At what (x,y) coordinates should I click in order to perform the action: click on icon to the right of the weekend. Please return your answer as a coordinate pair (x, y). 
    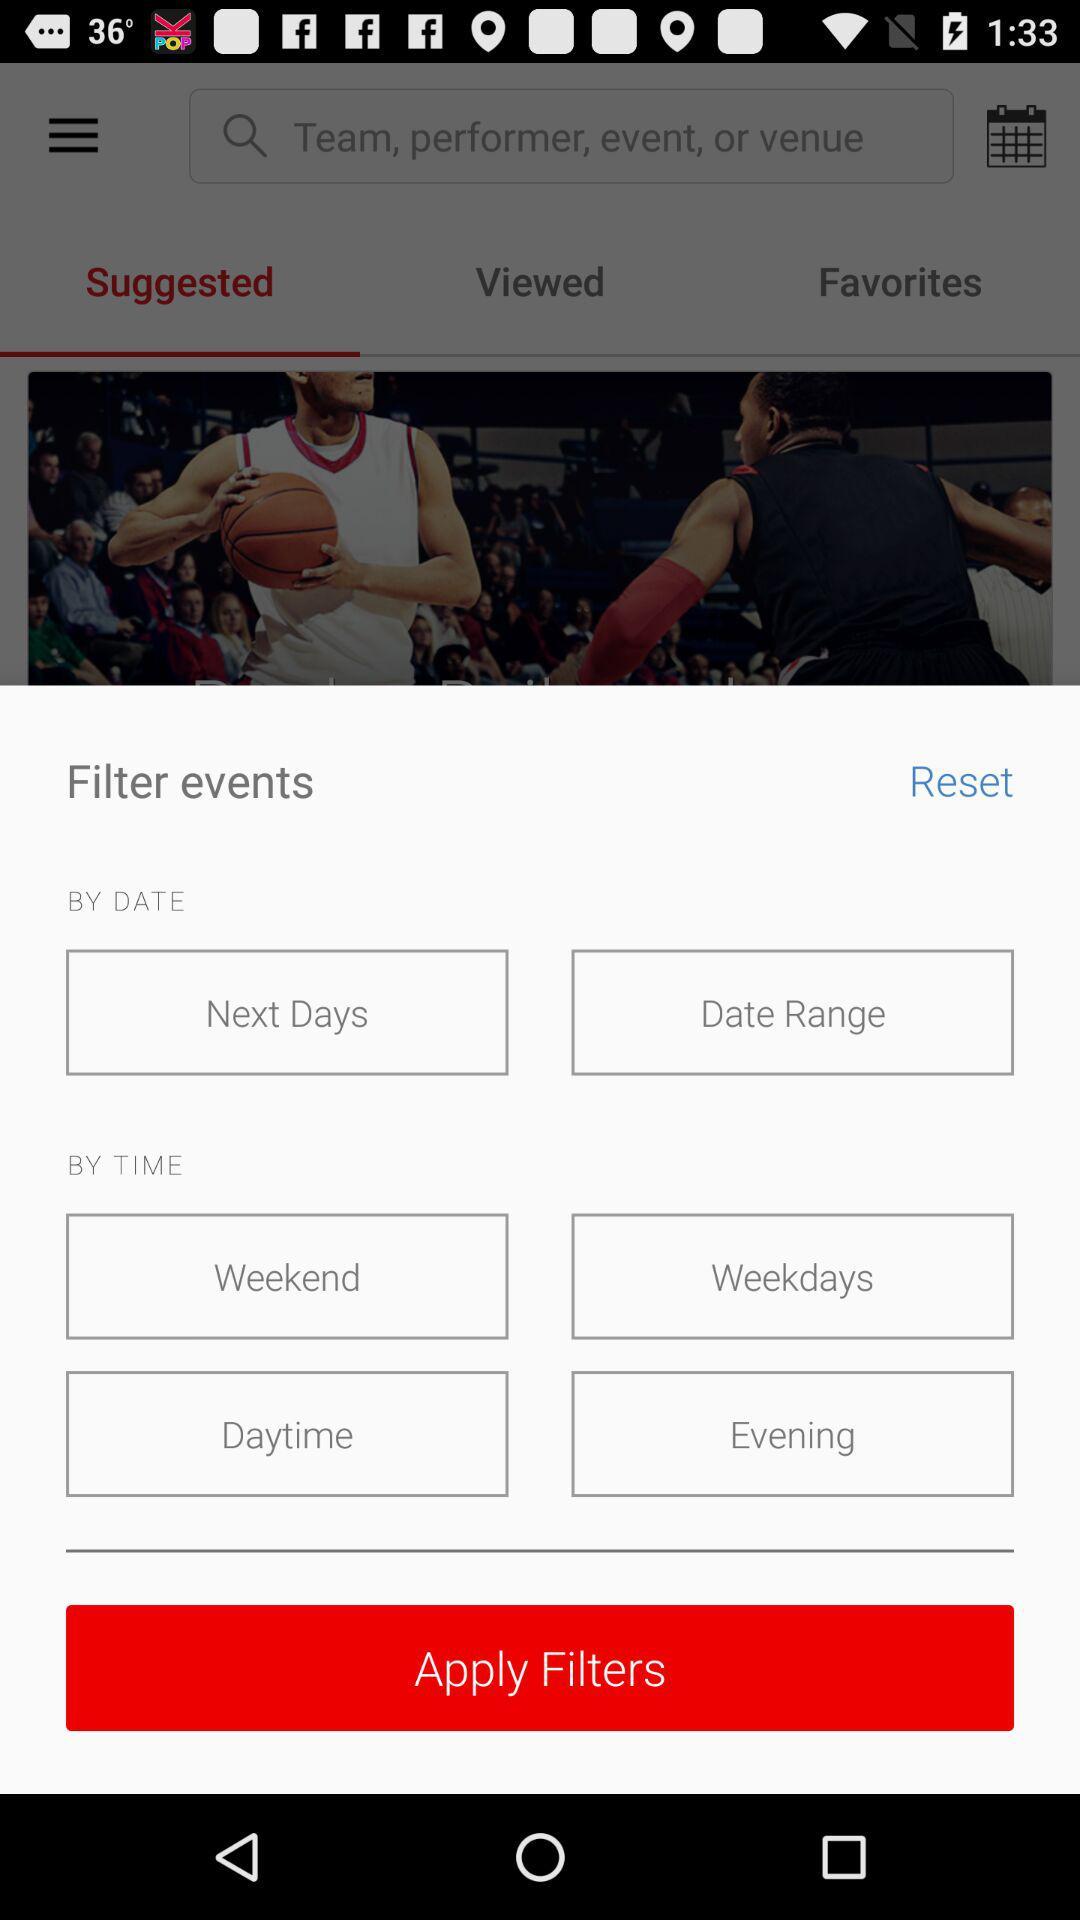
    Looking at the image, I should click on (791, 1275).